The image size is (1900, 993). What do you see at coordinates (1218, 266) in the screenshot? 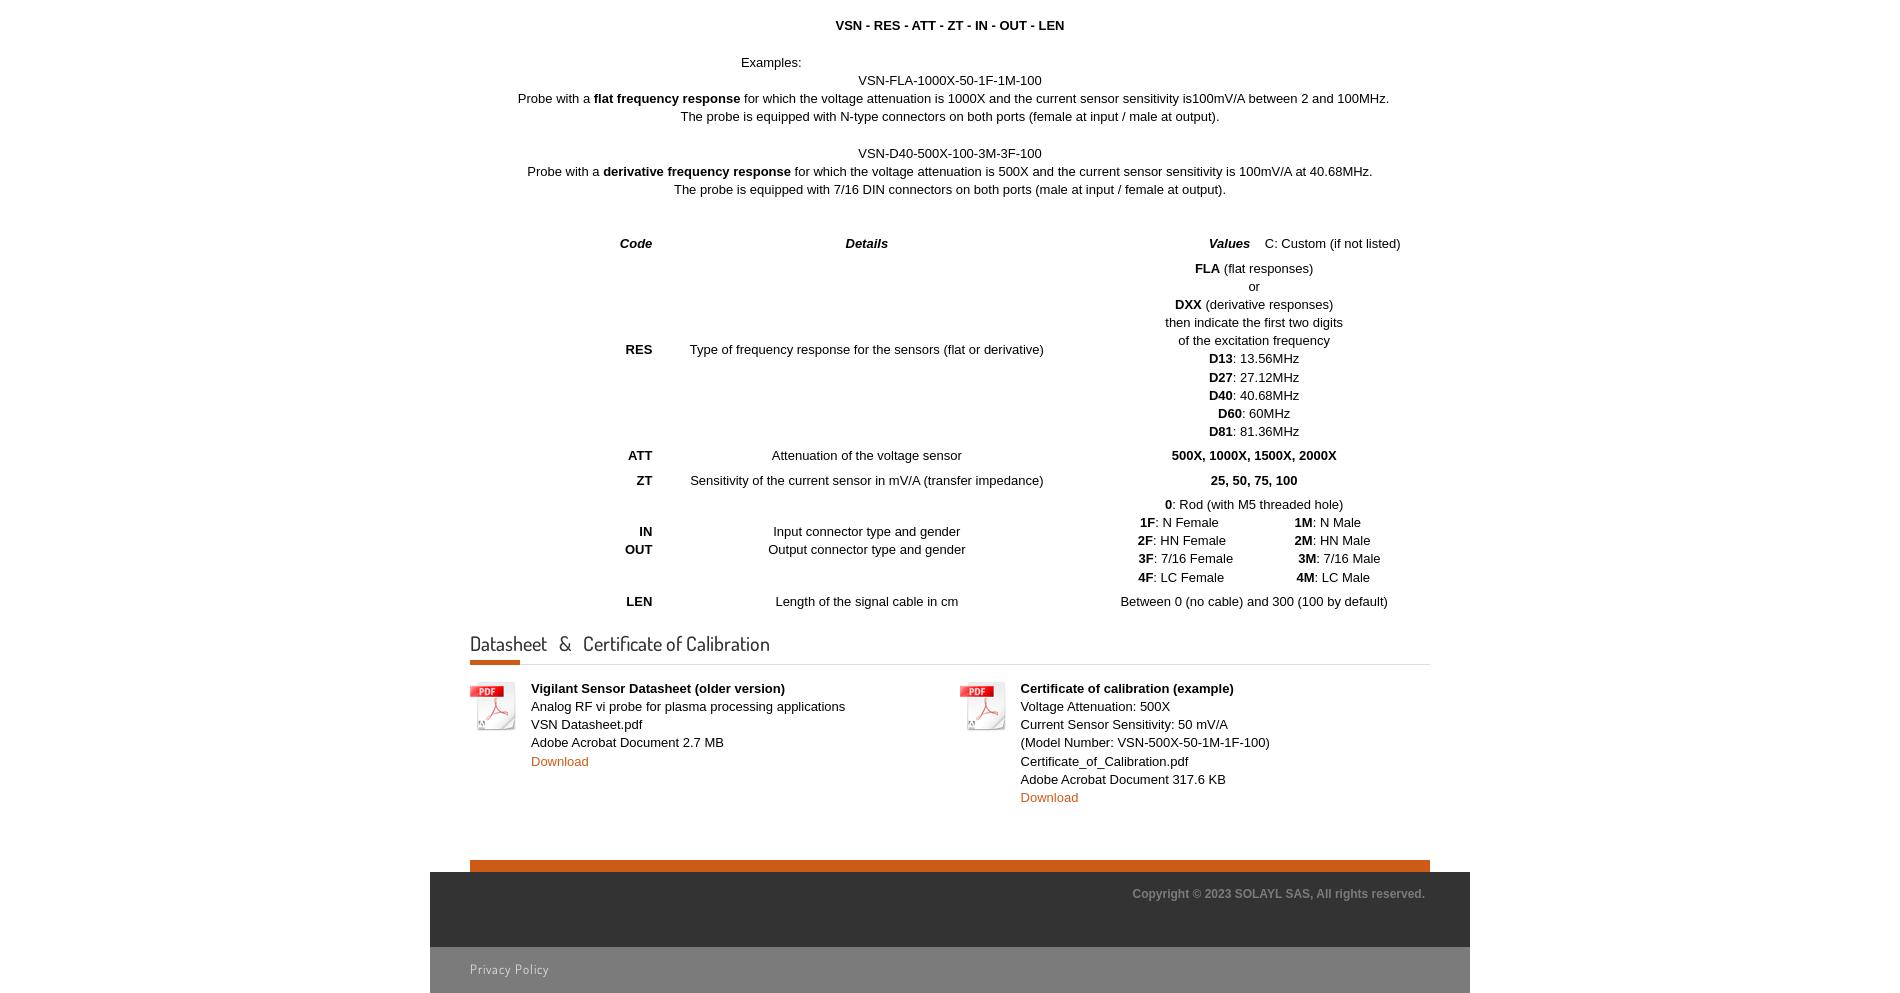
I see `'(flat responses)'` at bounding box center [1218, 266].